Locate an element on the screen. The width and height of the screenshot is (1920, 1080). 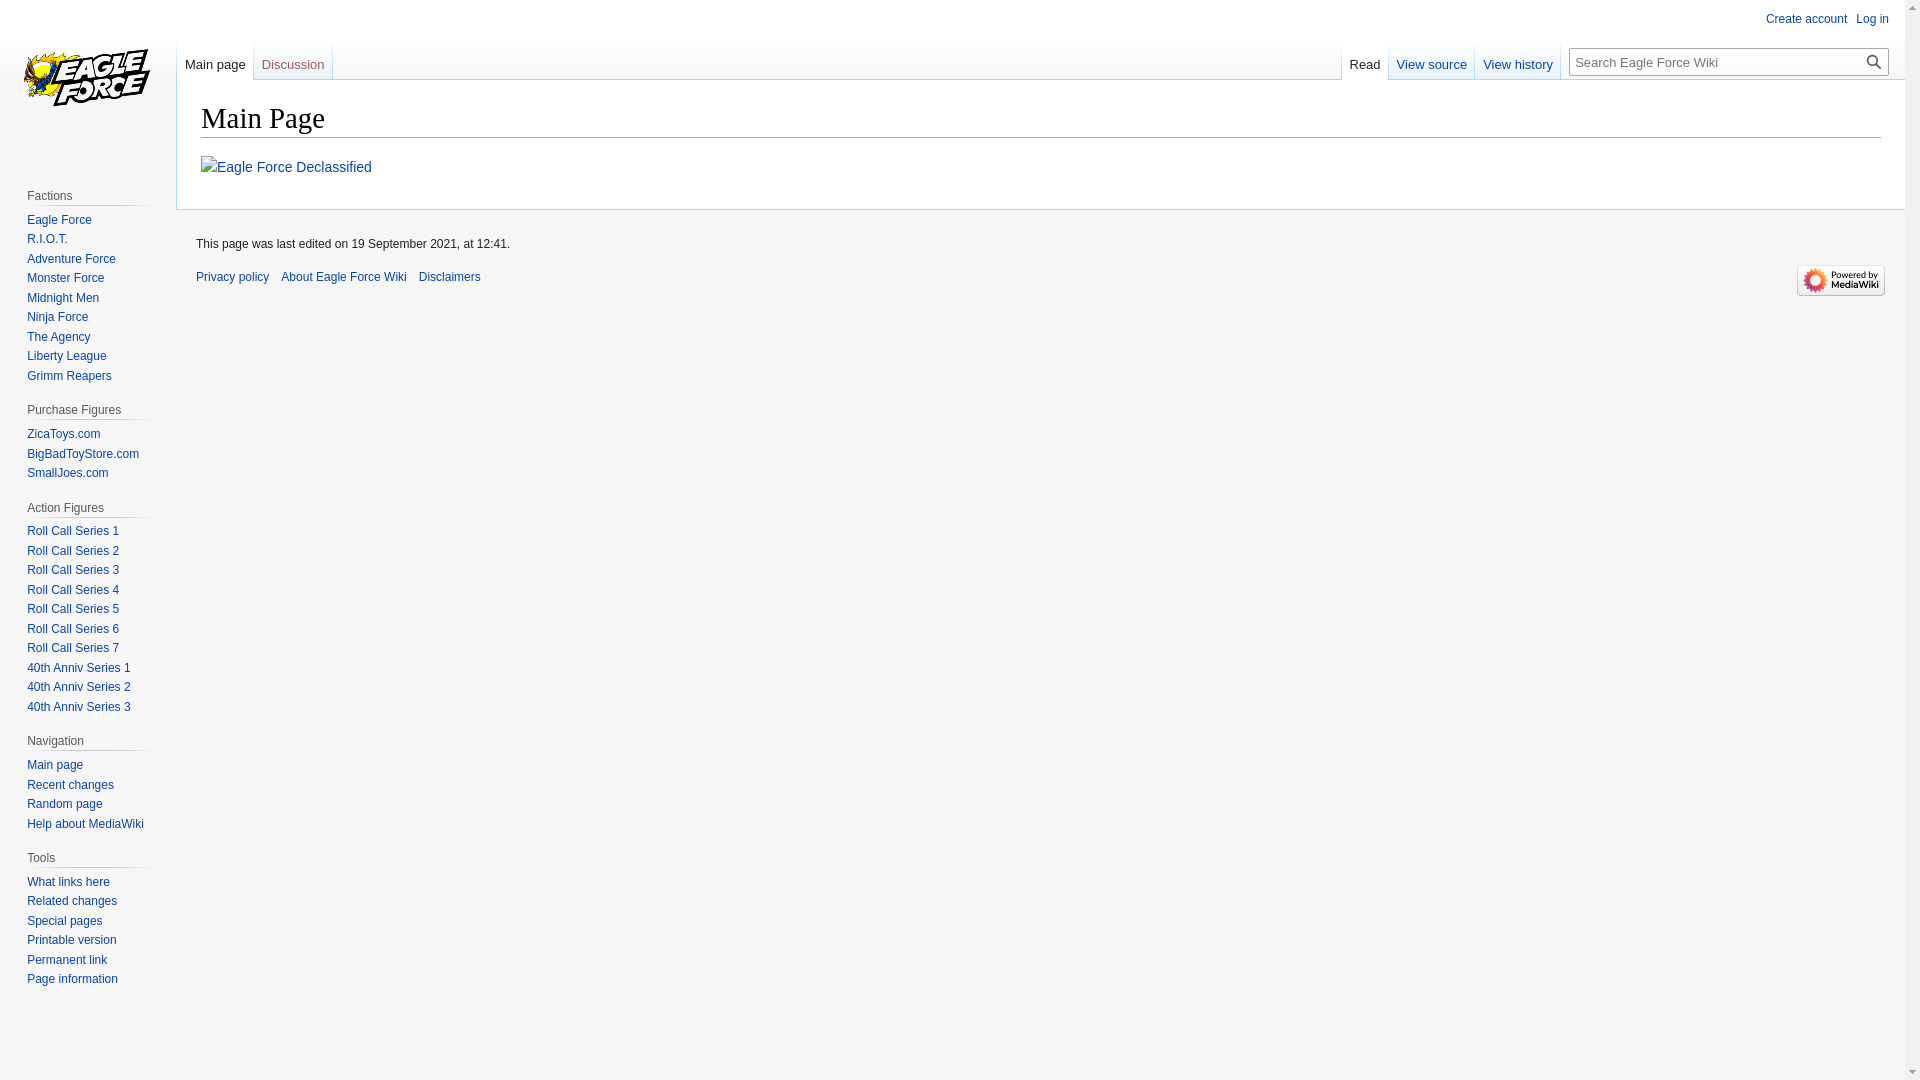
'Discussion' is located at coordinates (253, 59).